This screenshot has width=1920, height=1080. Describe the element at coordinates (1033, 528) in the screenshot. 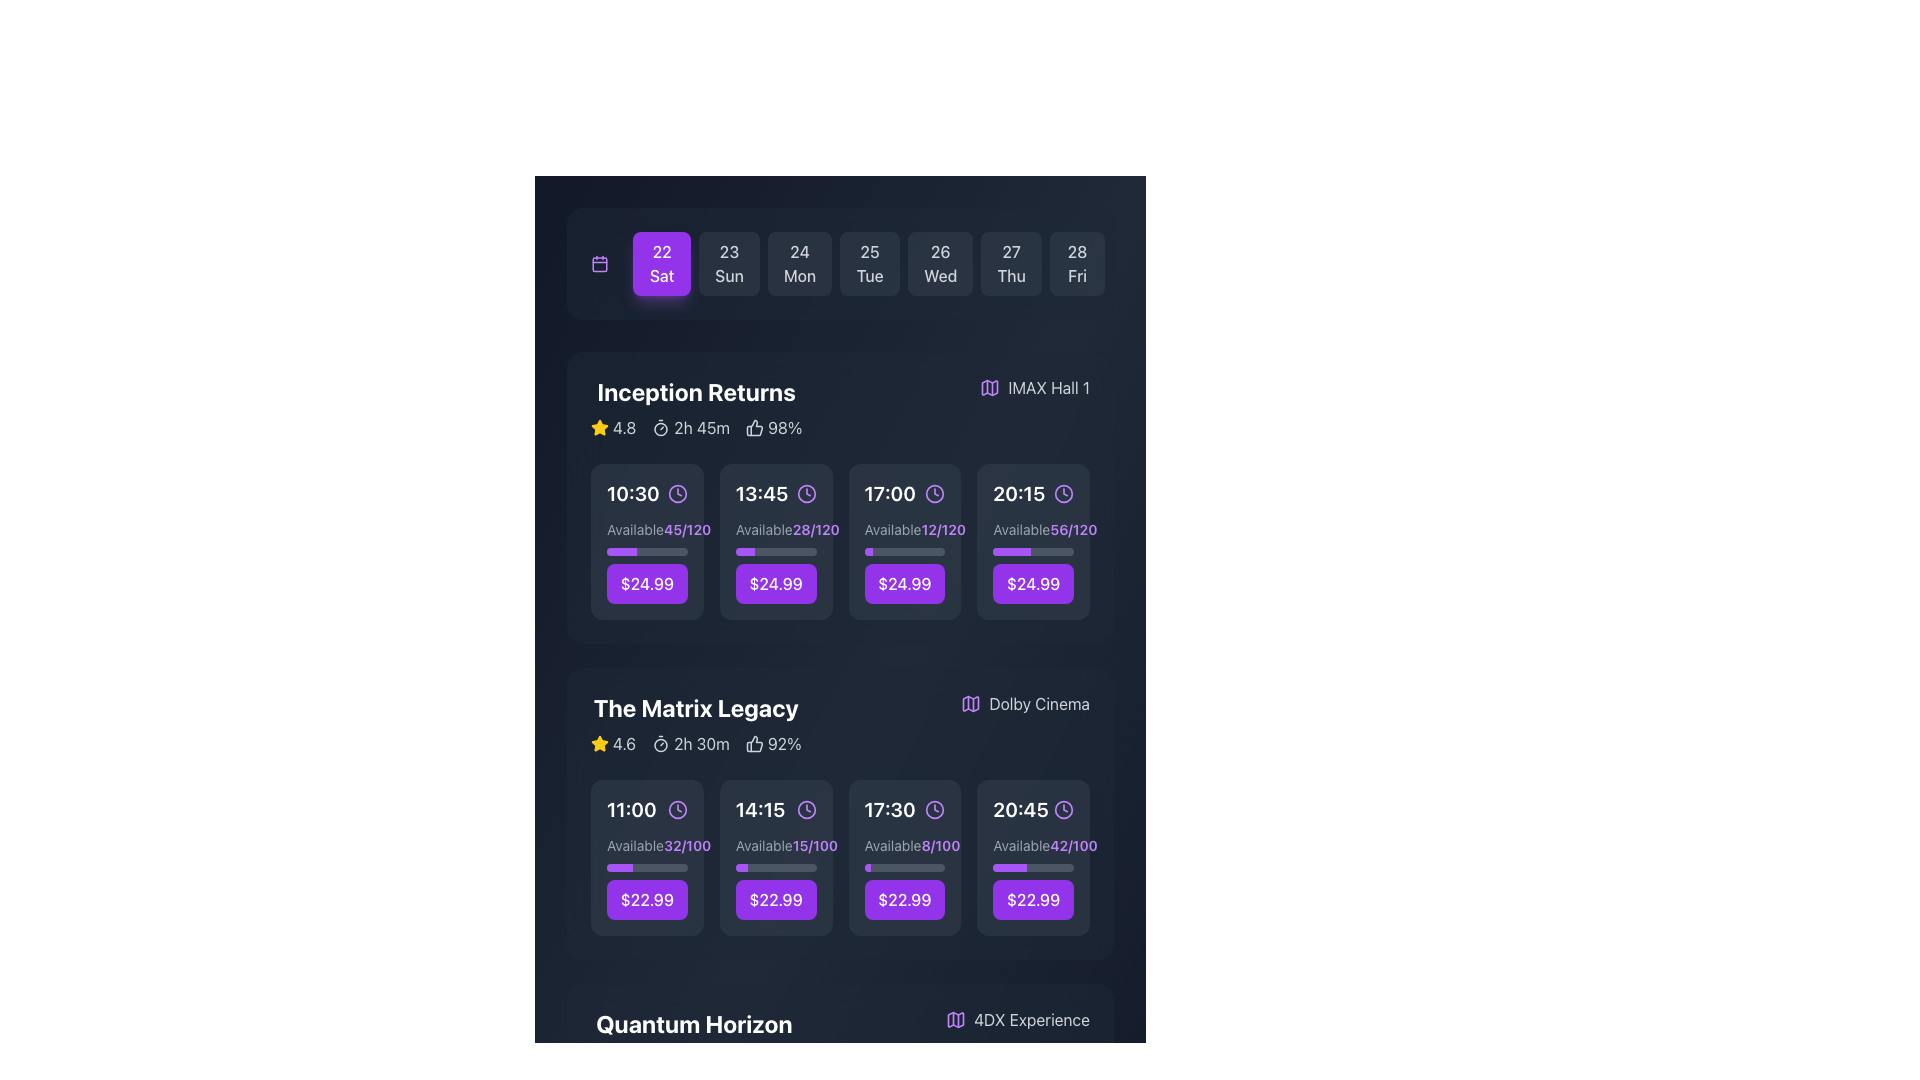

I see `the label indicating resource availability, which shows '56' current usage out of '120' total capacity, located in the last column under 'Inception Returns', above a progress bar and a $24.99 button` at that location.